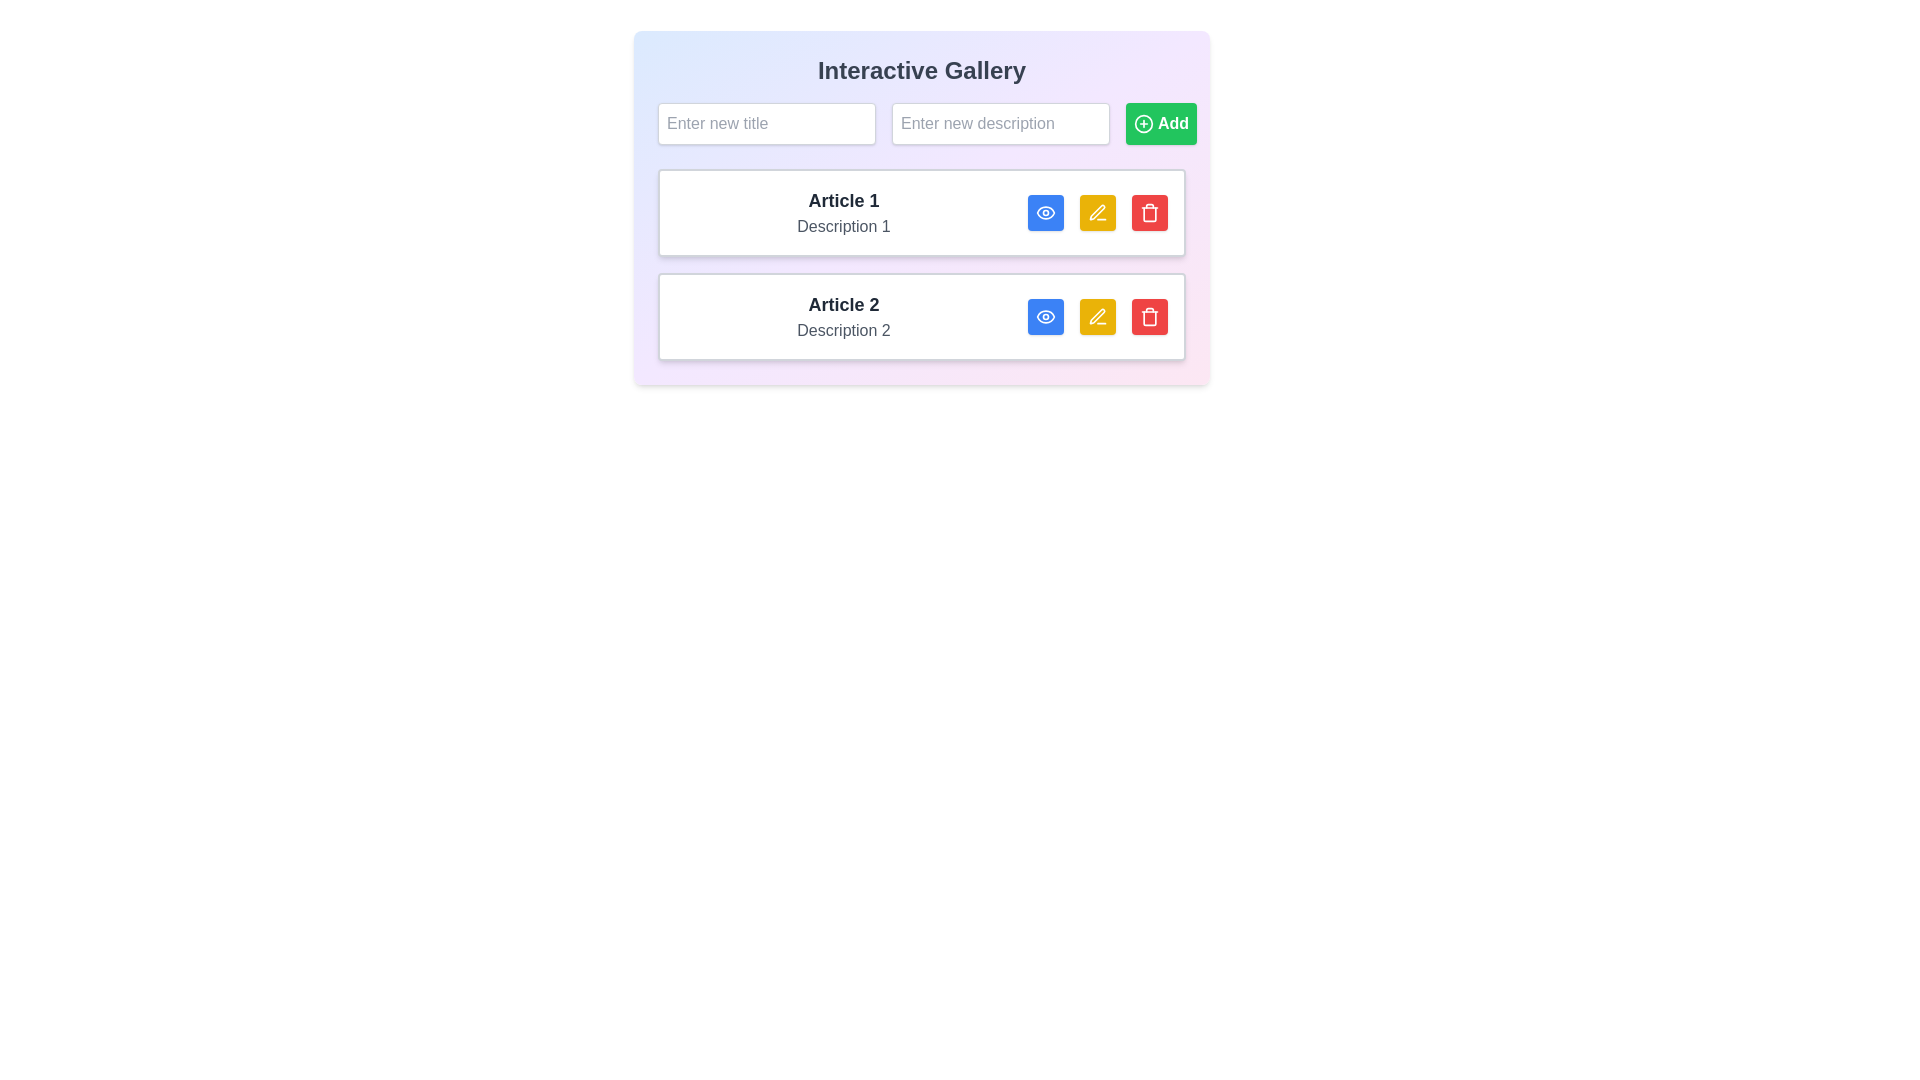 The height and width of the screenshot is (1080, 1920). Describe the element at coordinates (1097, 315) in the screenshot. I see `the edit button located to the right of the 'Article 2' row, between the blue viewing icon and the red delete icon` at that location.